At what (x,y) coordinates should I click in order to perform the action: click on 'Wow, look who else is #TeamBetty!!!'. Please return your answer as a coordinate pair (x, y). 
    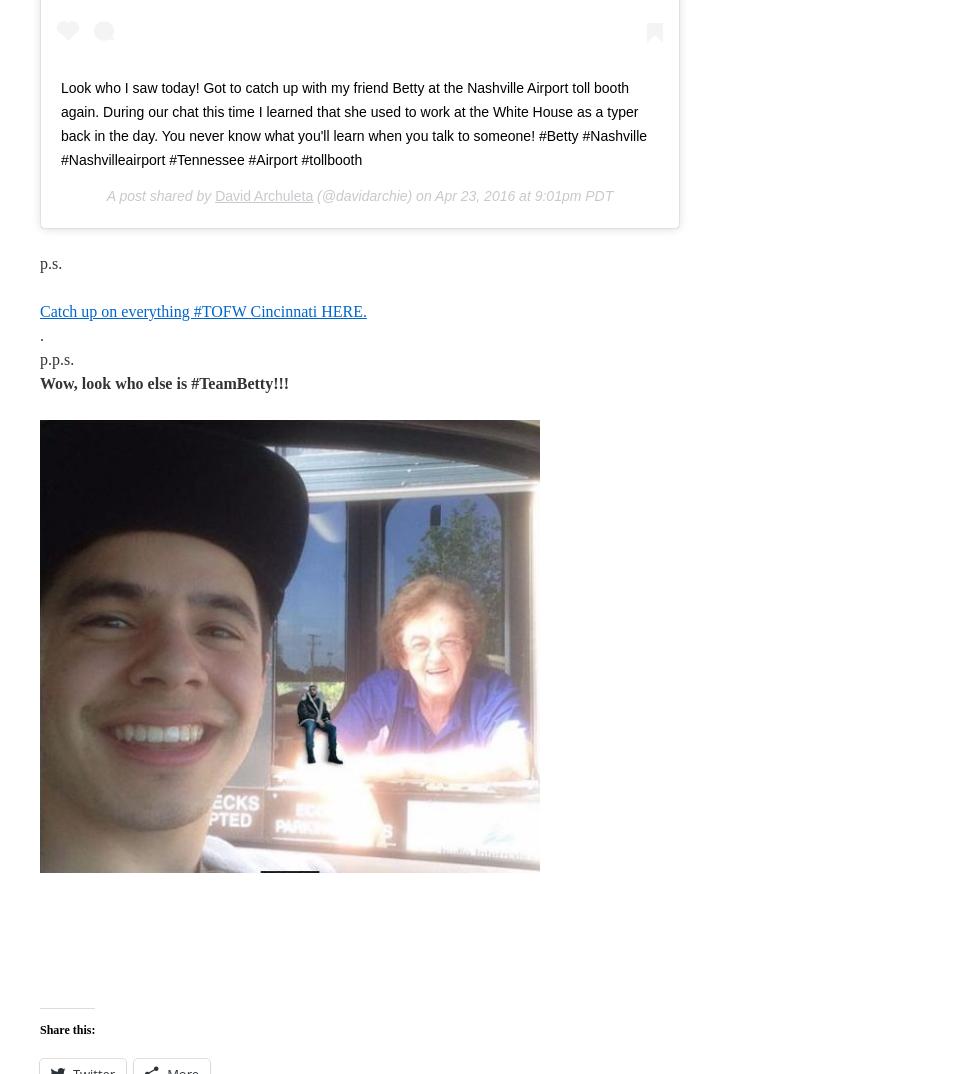
    Looking at the image, I should click on (164, 382).